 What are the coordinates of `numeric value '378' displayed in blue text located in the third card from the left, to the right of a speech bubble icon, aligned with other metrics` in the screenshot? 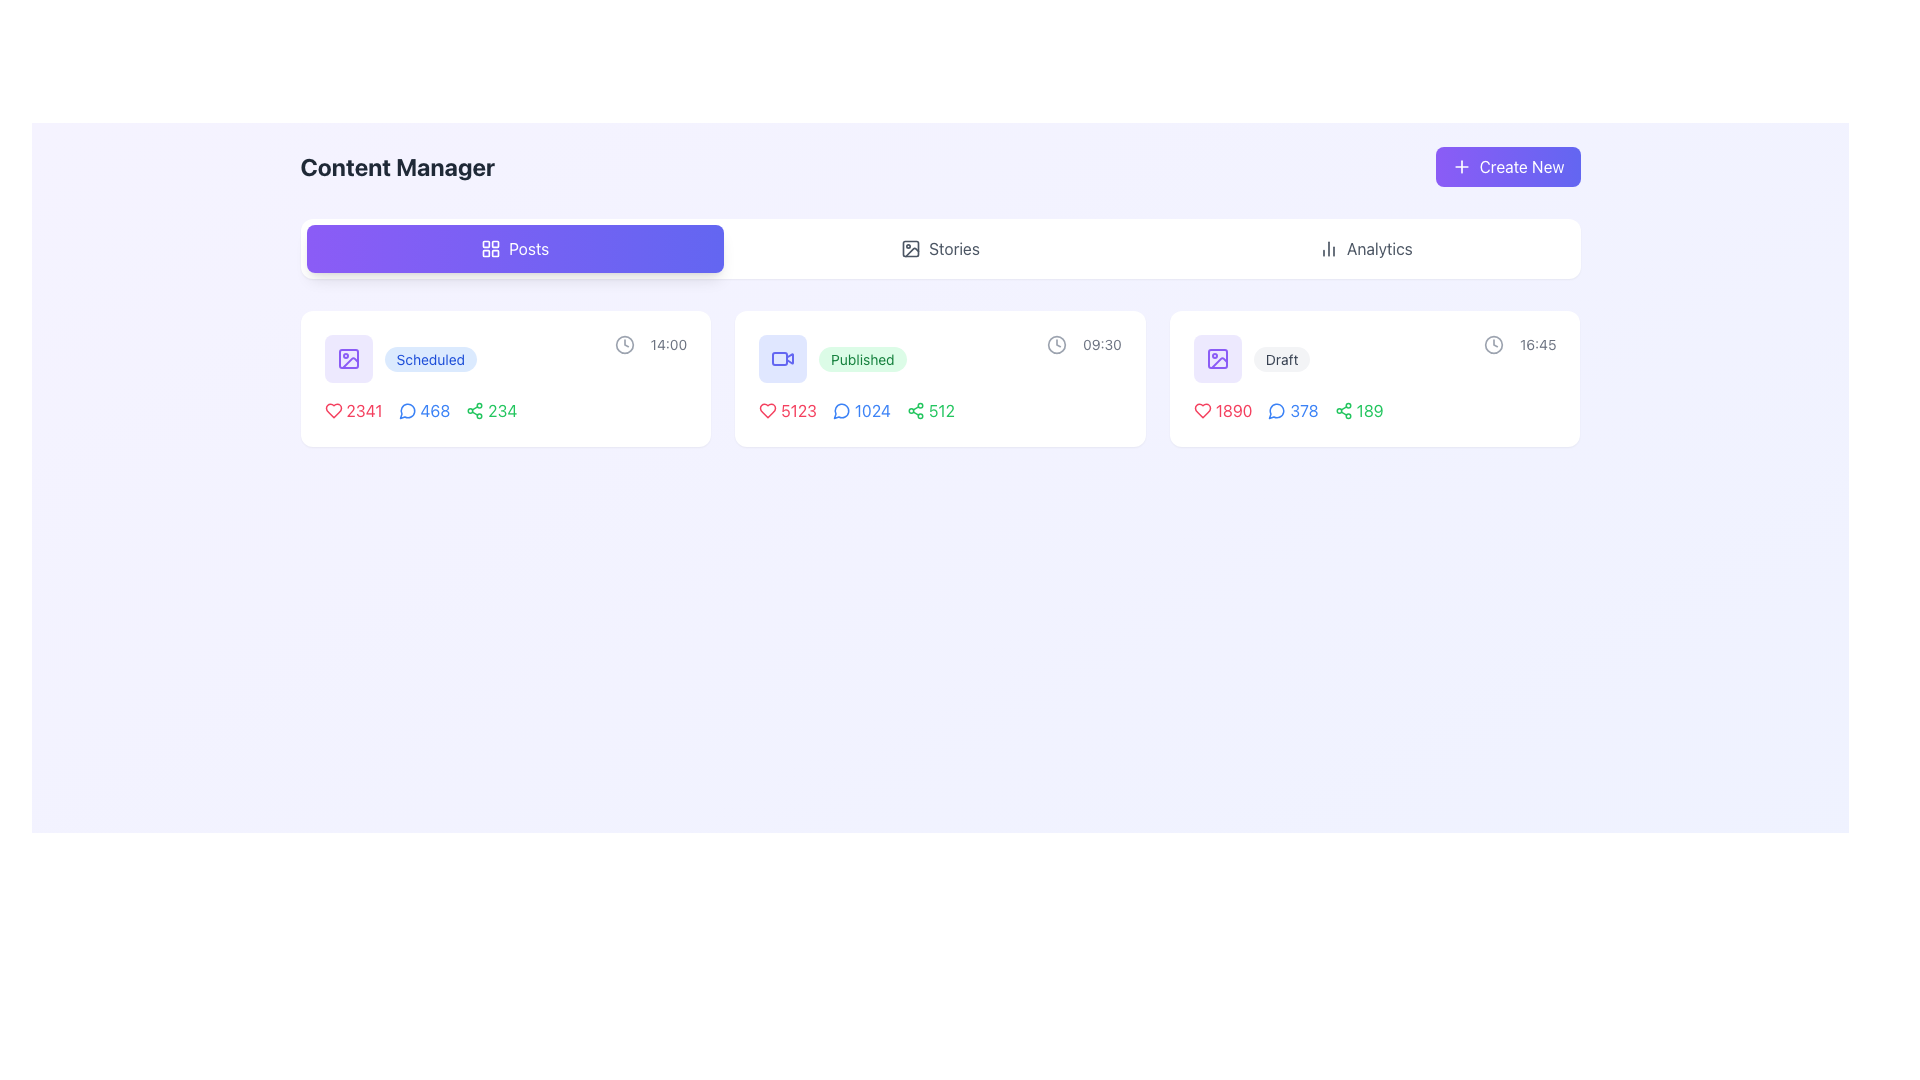 It's located at (1304, 410).